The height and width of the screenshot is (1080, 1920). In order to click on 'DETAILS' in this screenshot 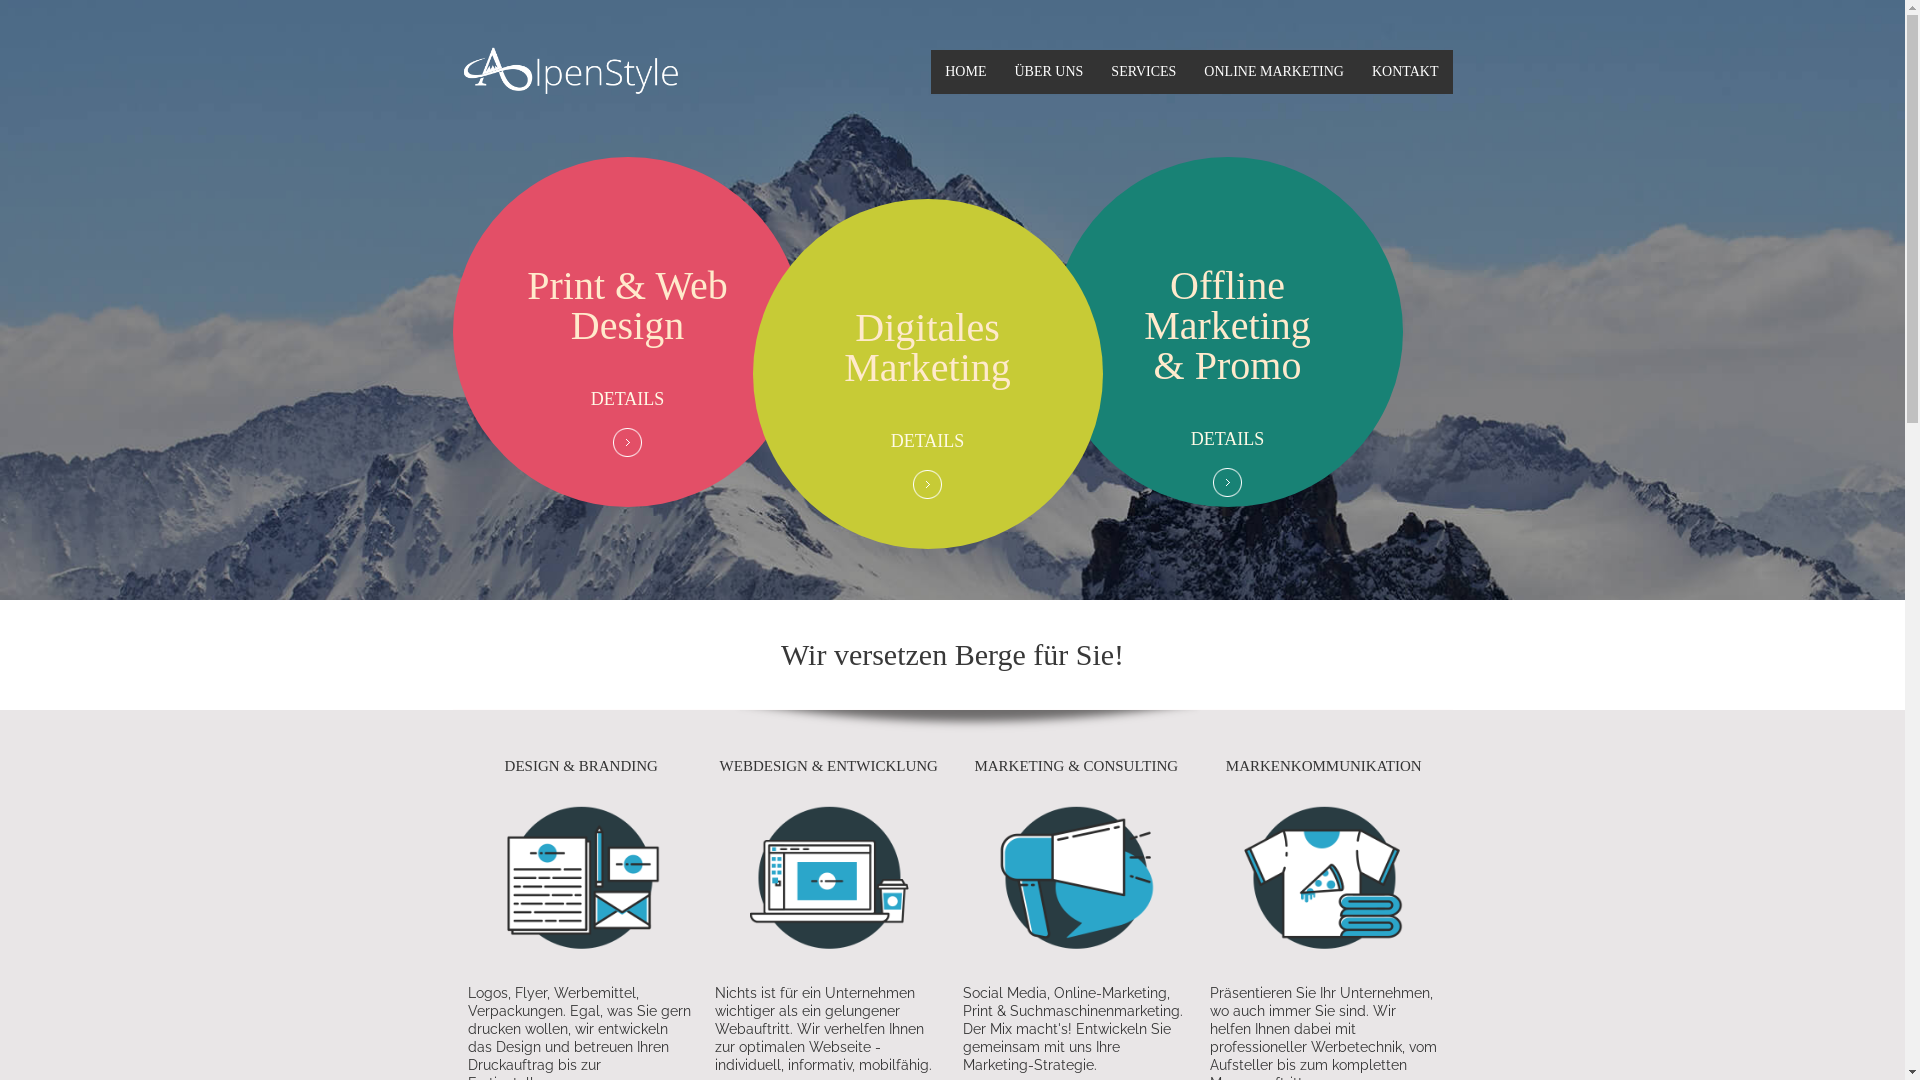, I will do `click(926, 439)`.